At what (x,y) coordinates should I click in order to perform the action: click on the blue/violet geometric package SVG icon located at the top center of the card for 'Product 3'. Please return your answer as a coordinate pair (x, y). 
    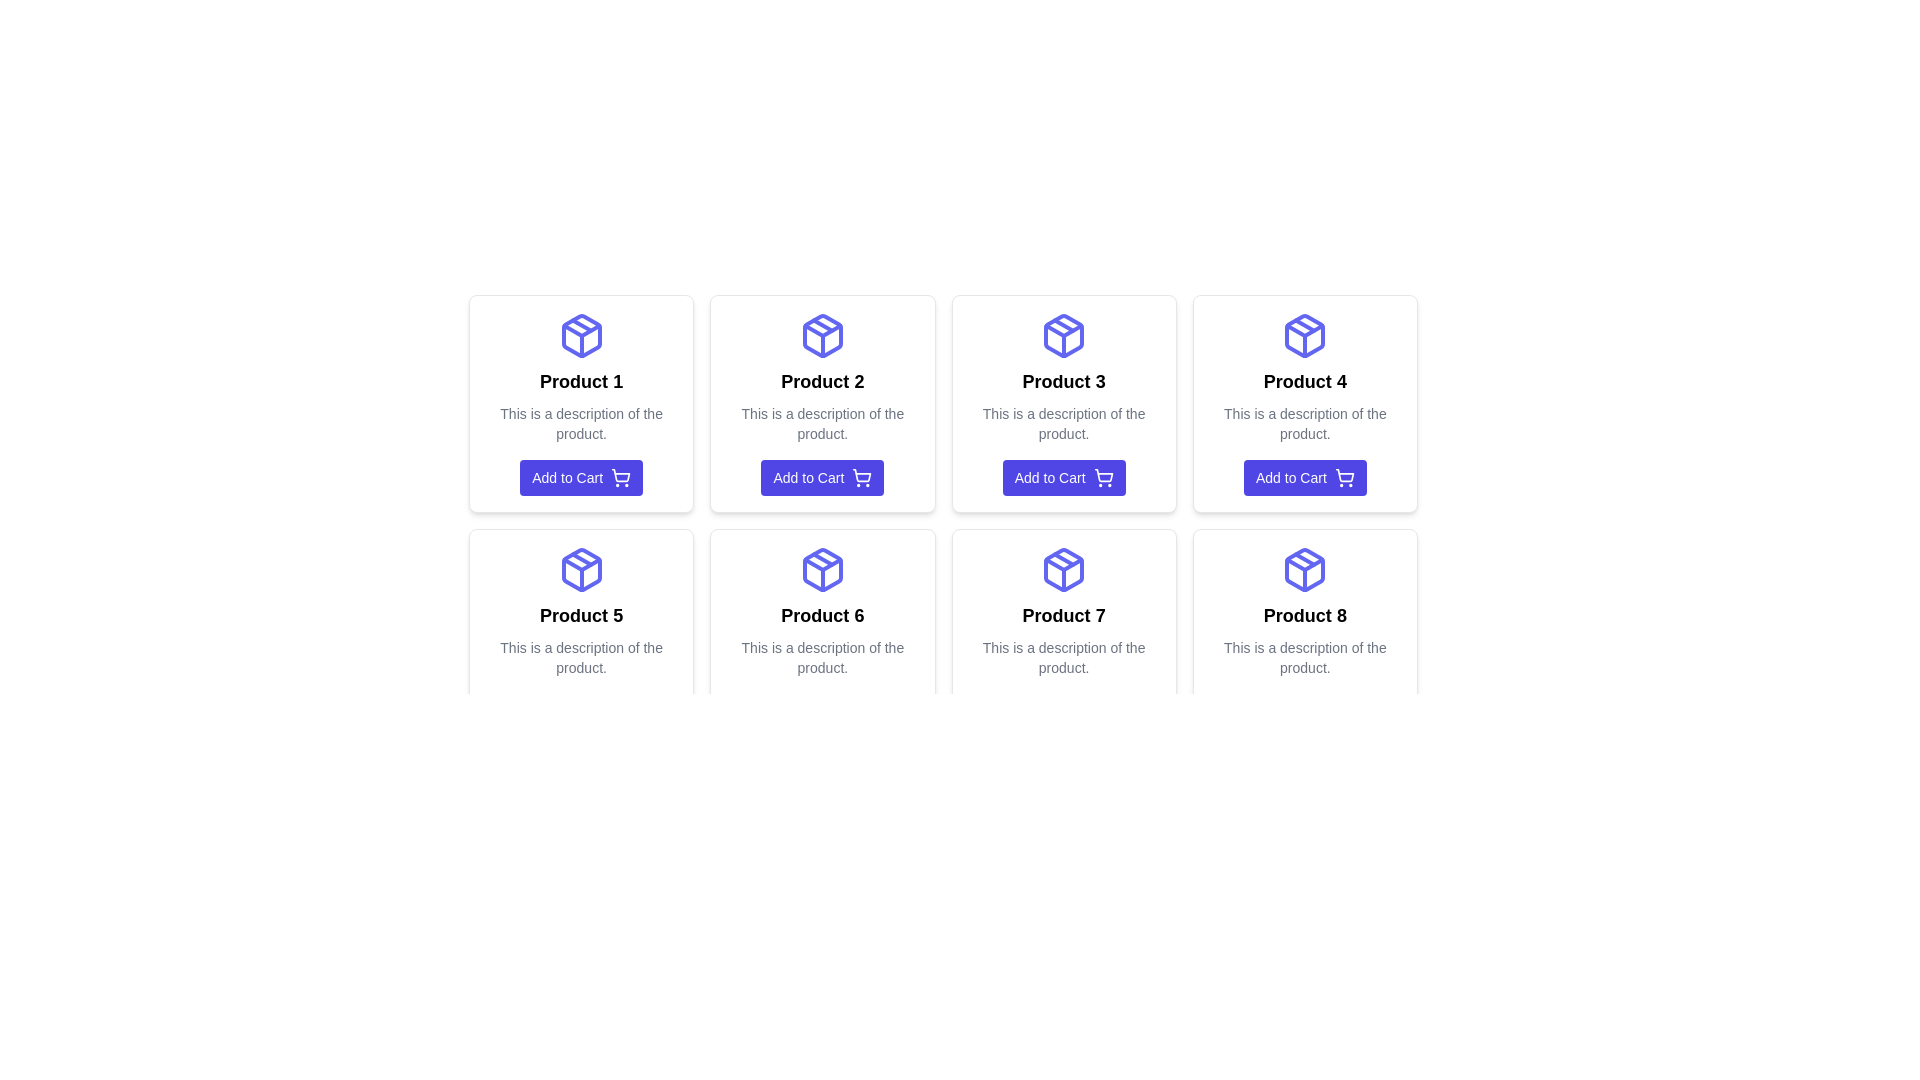
    Looking at the image, I should click on (1063, 334).